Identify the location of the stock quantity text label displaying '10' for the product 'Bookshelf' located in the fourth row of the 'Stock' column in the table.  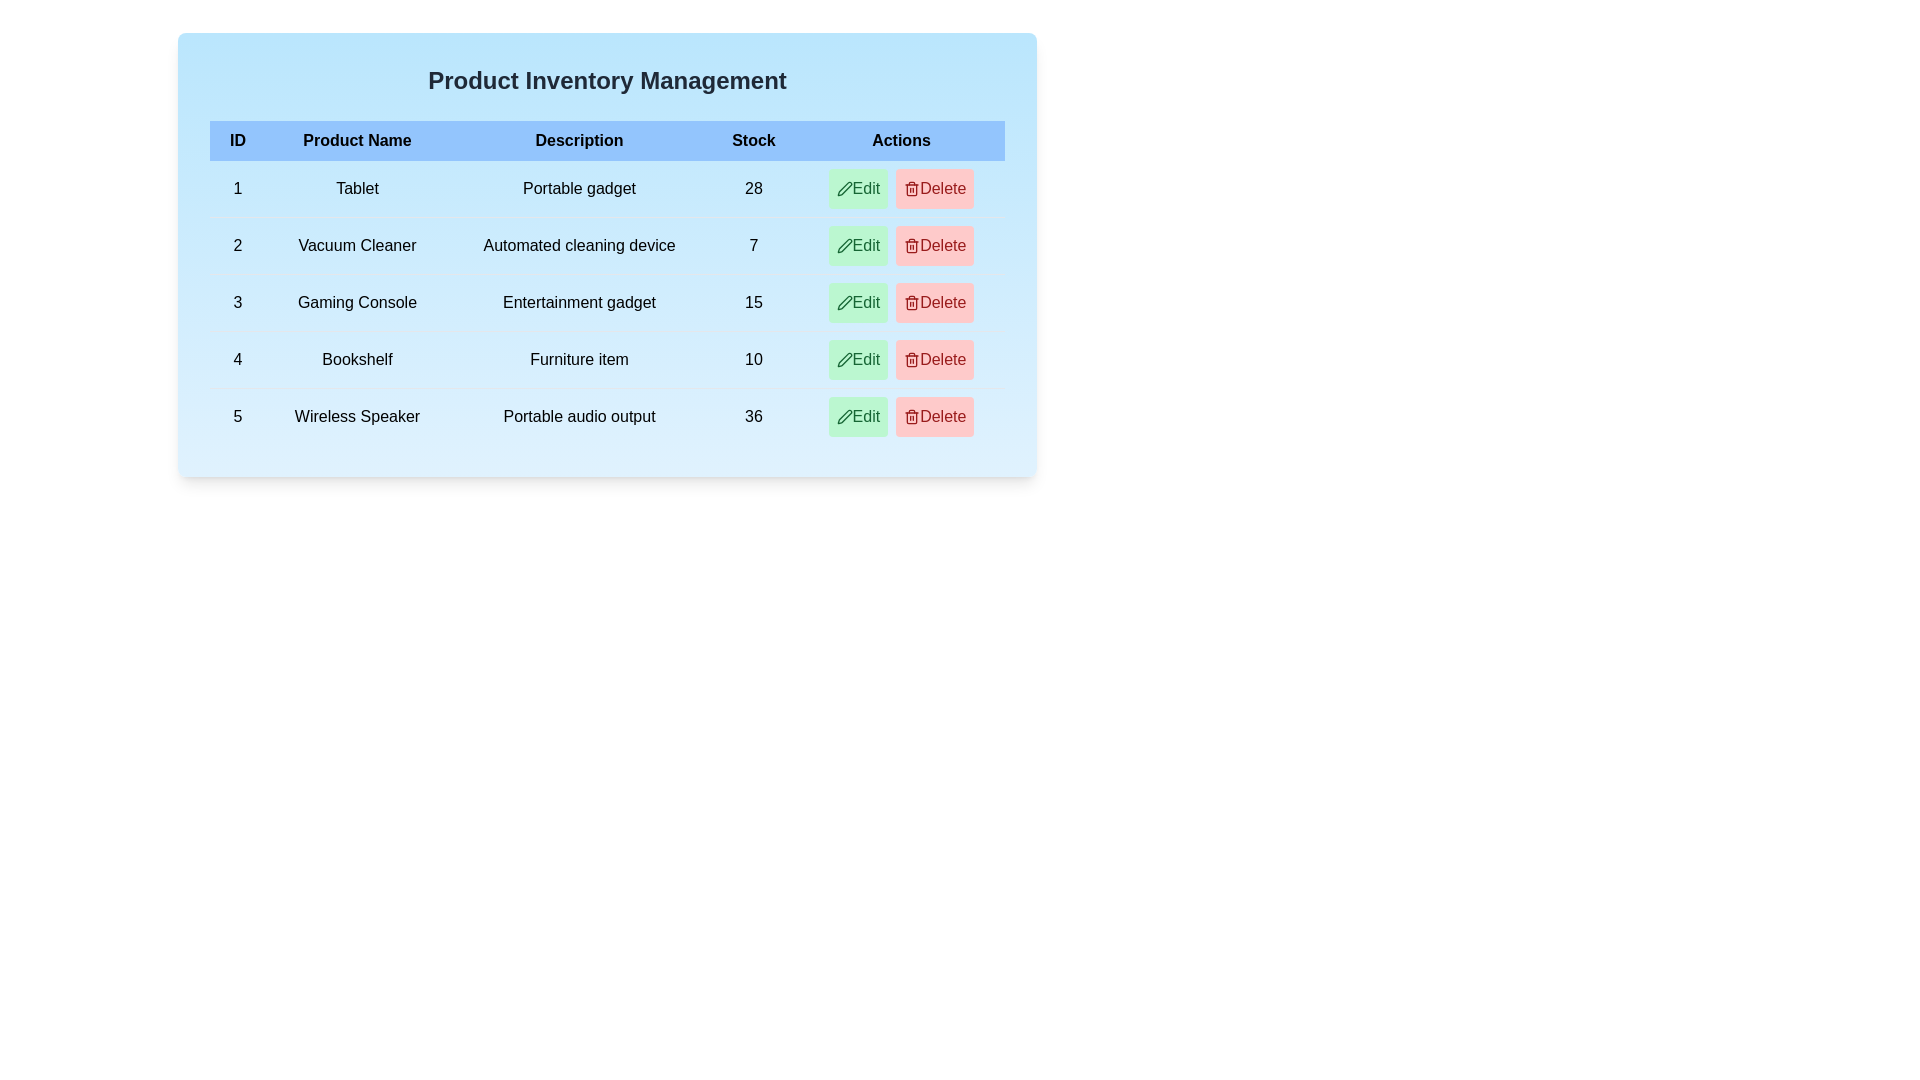
(752, 358).